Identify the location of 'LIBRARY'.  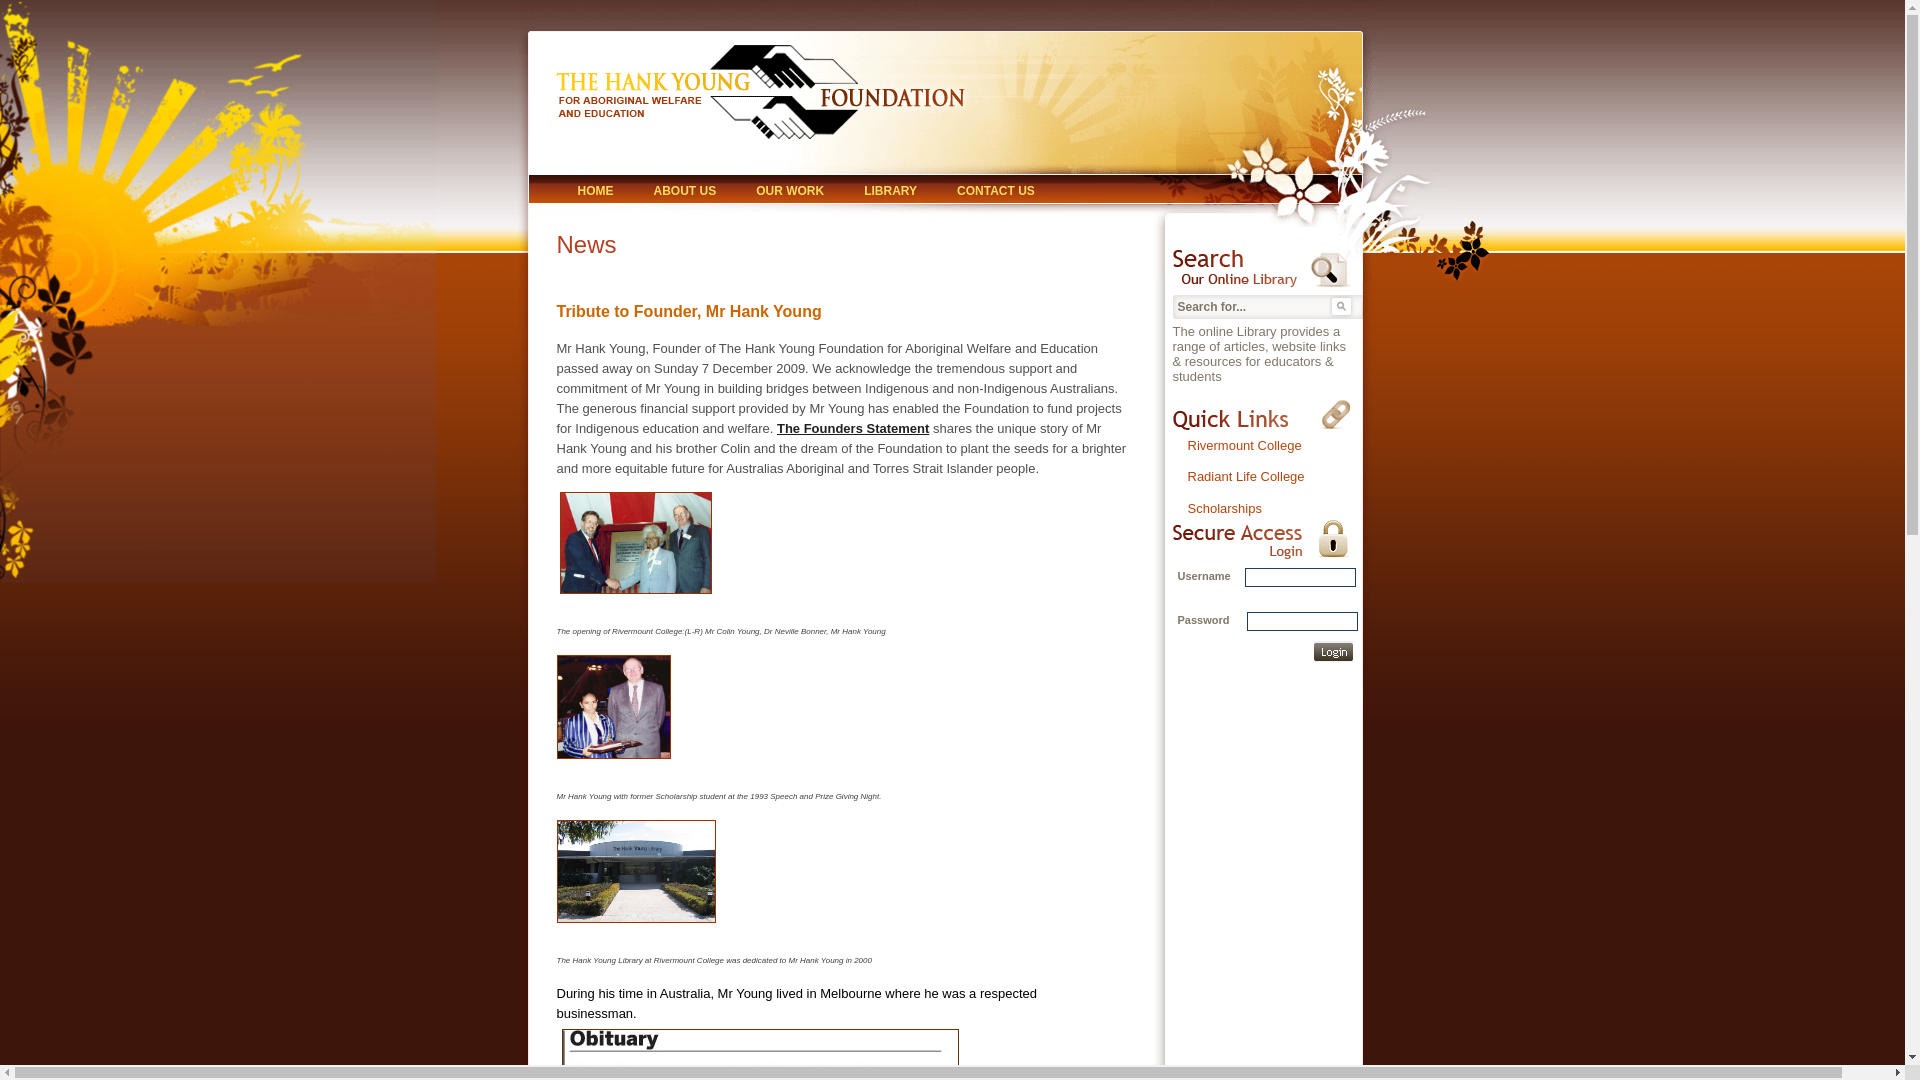
(889, 191).